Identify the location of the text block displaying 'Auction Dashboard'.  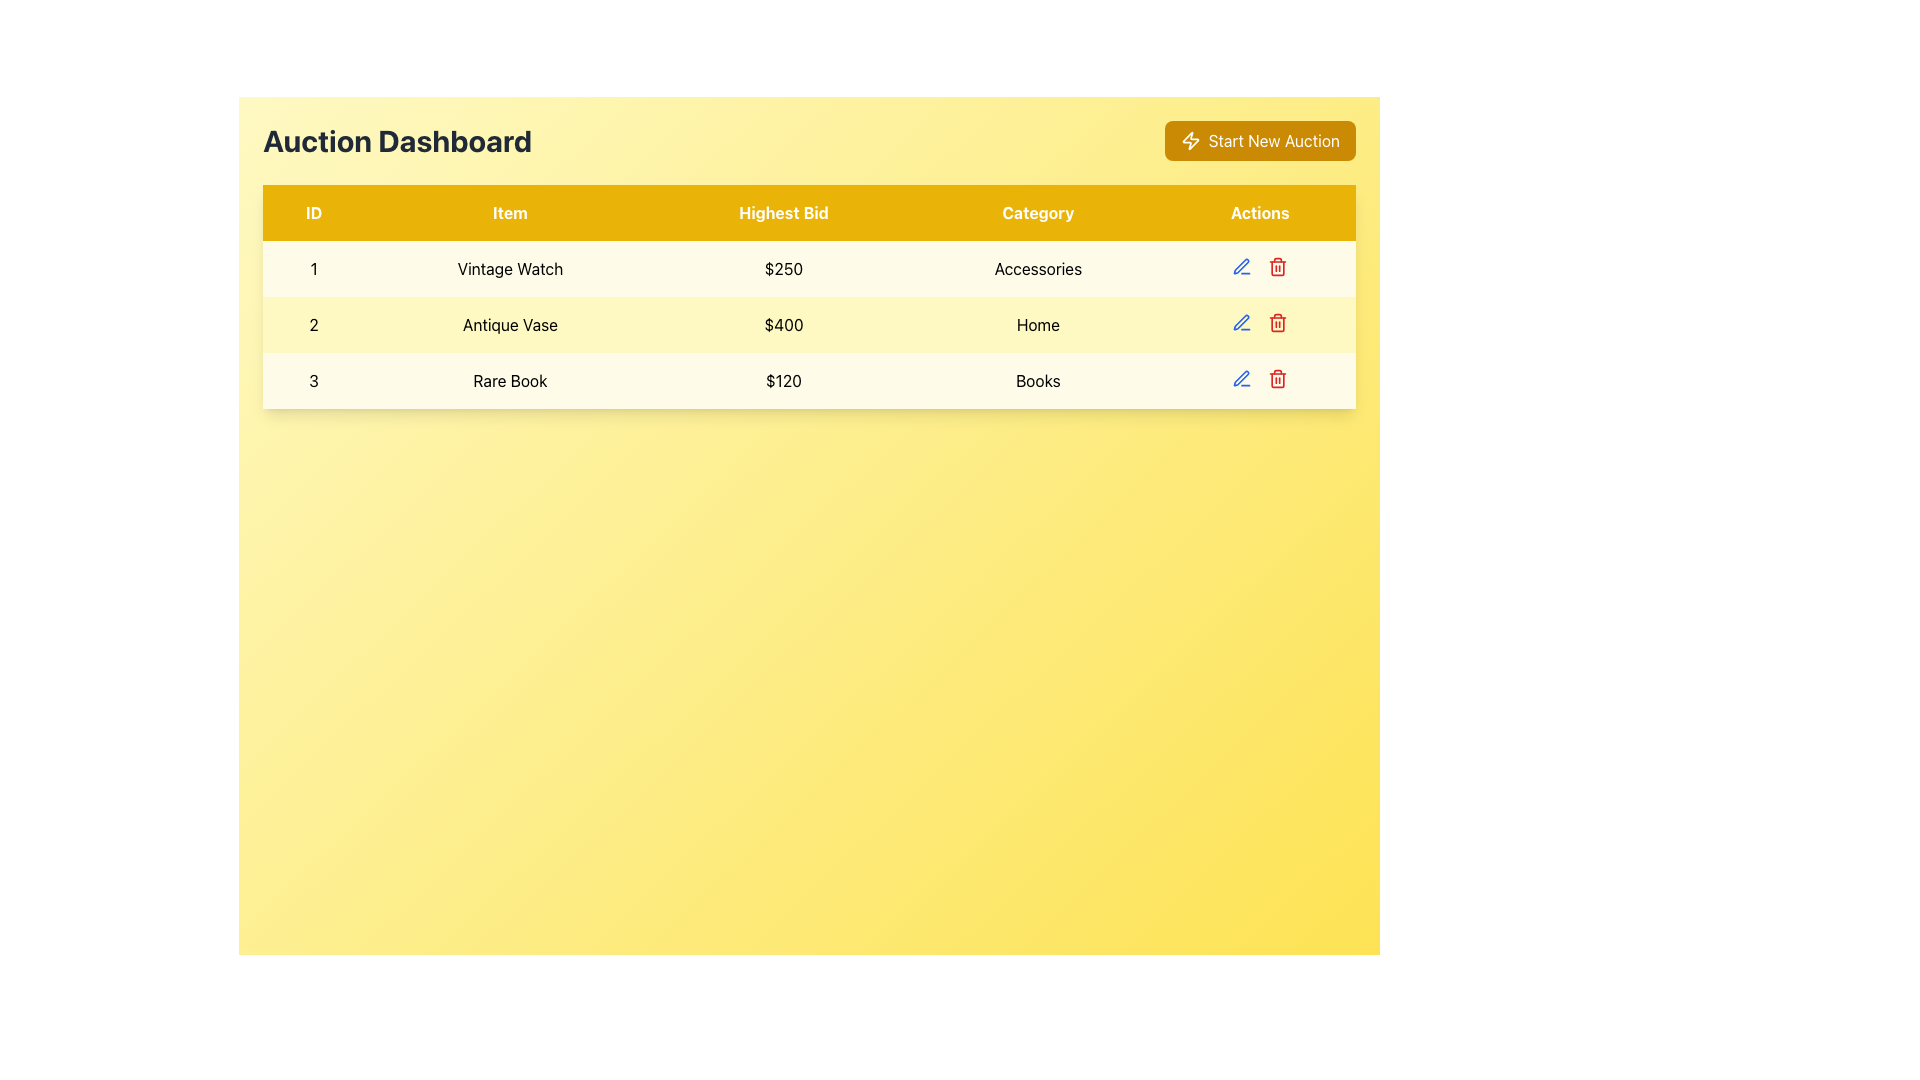
(397, 140).